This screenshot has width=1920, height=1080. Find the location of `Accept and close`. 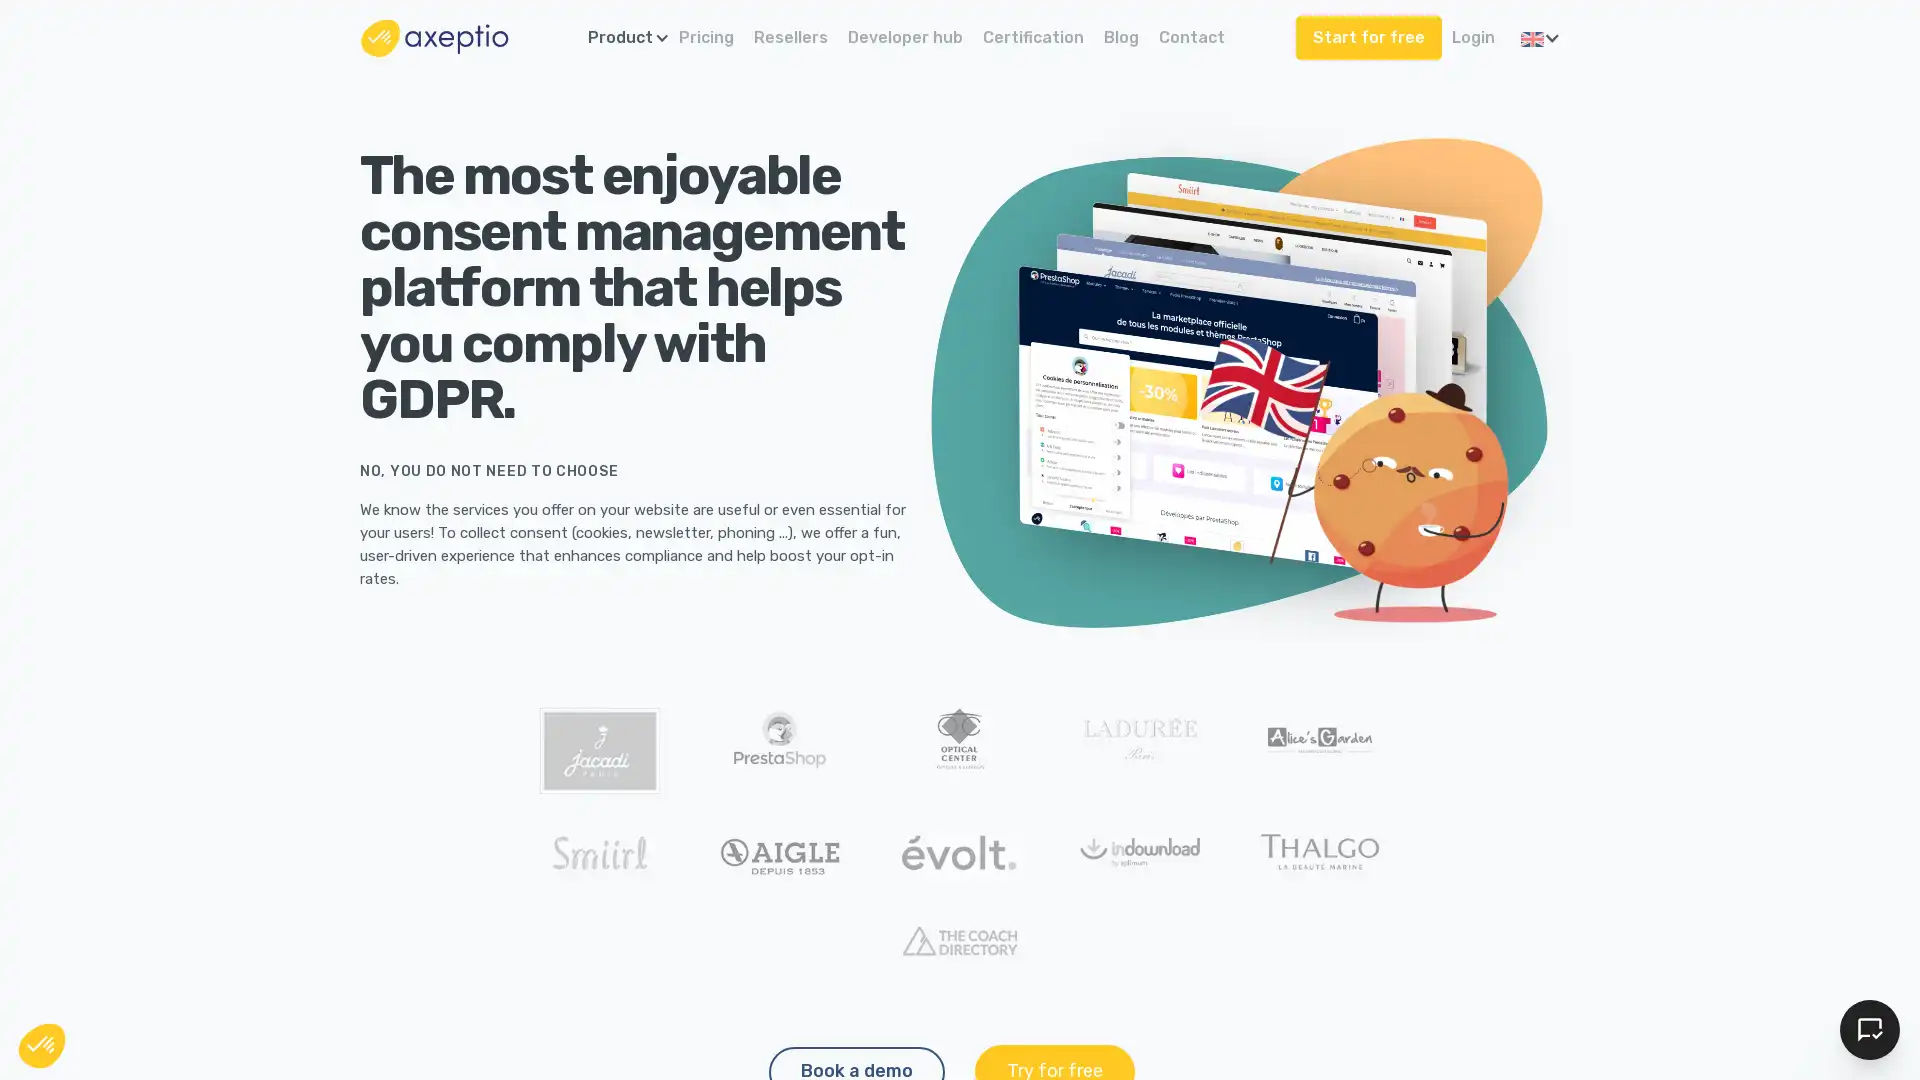

Accept and close is located at coordinates (369, 969).